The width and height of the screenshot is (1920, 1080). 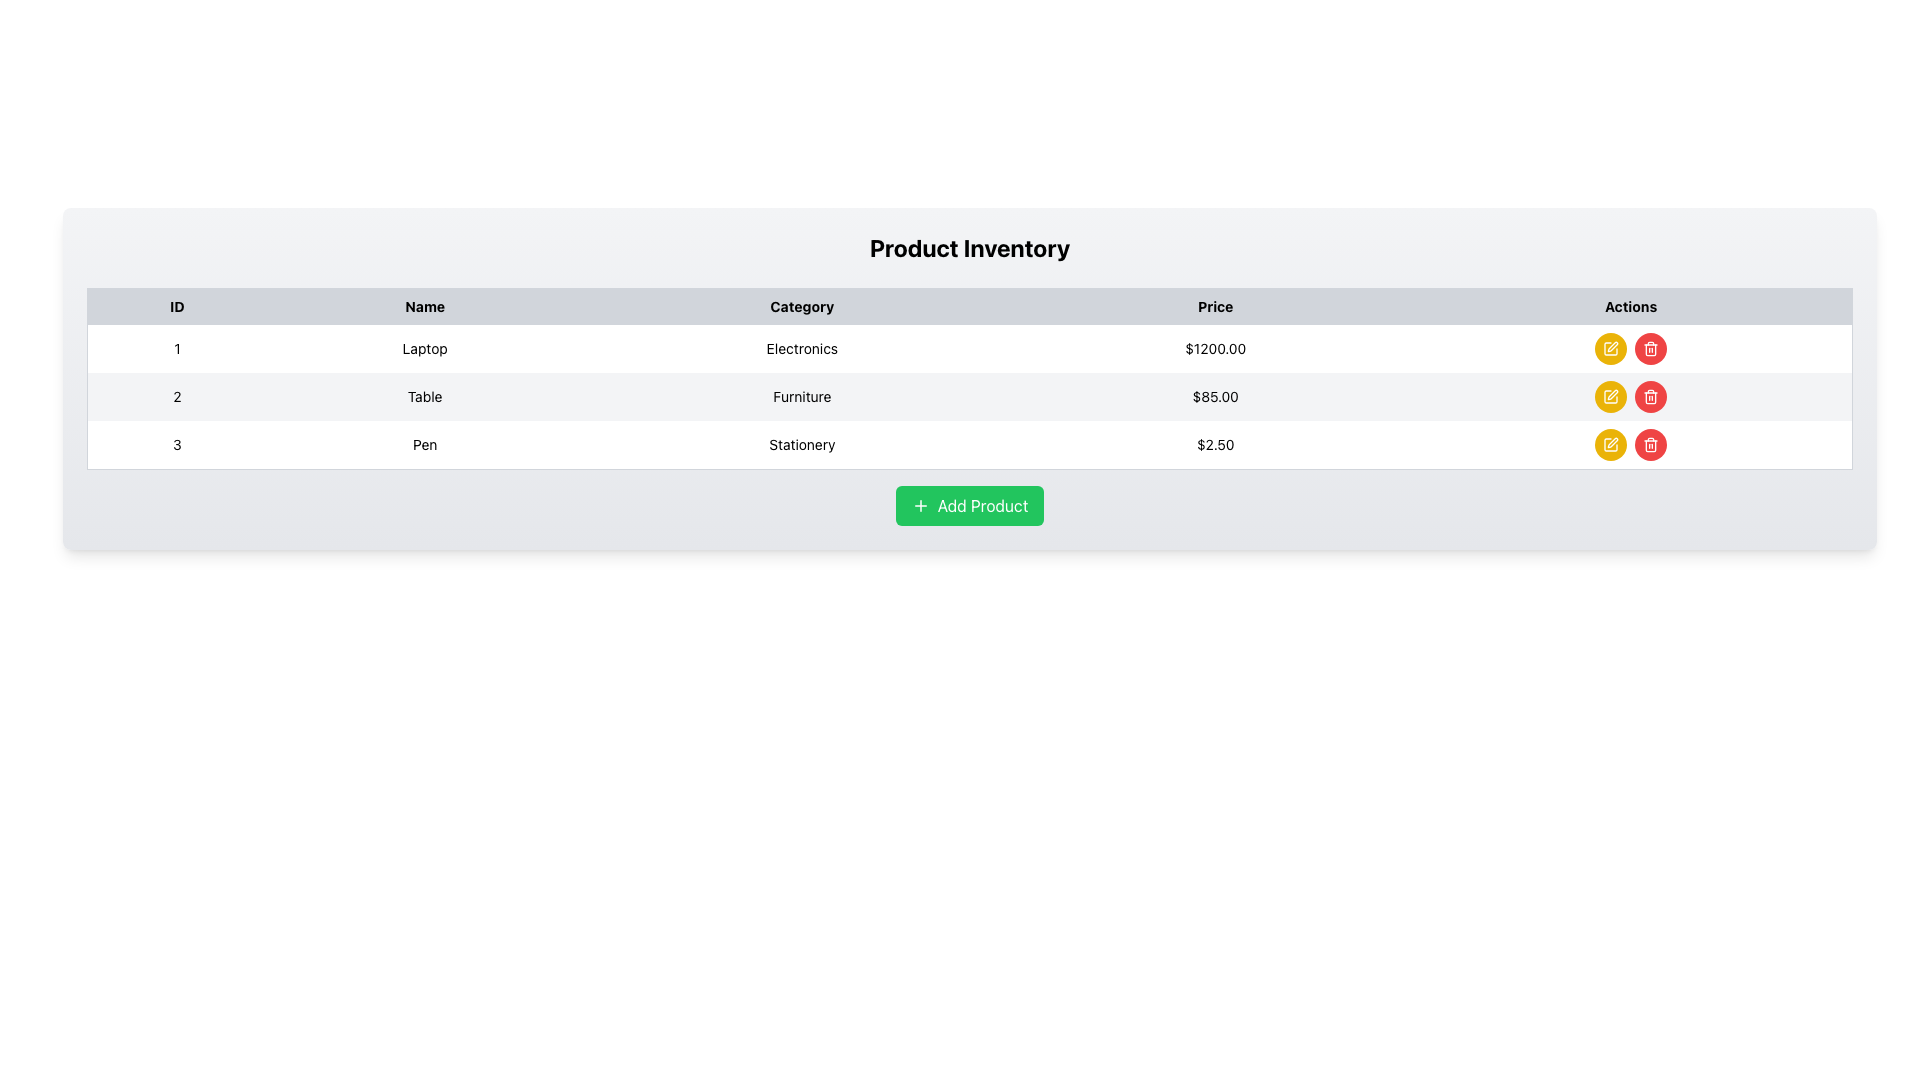 What do you see at coordinates (1651, 397) in the screenshot?
I see `the trash can icon button with a red circular background located in the last row of the table under the 'Actions' column` at bounding box center [1651, 397].